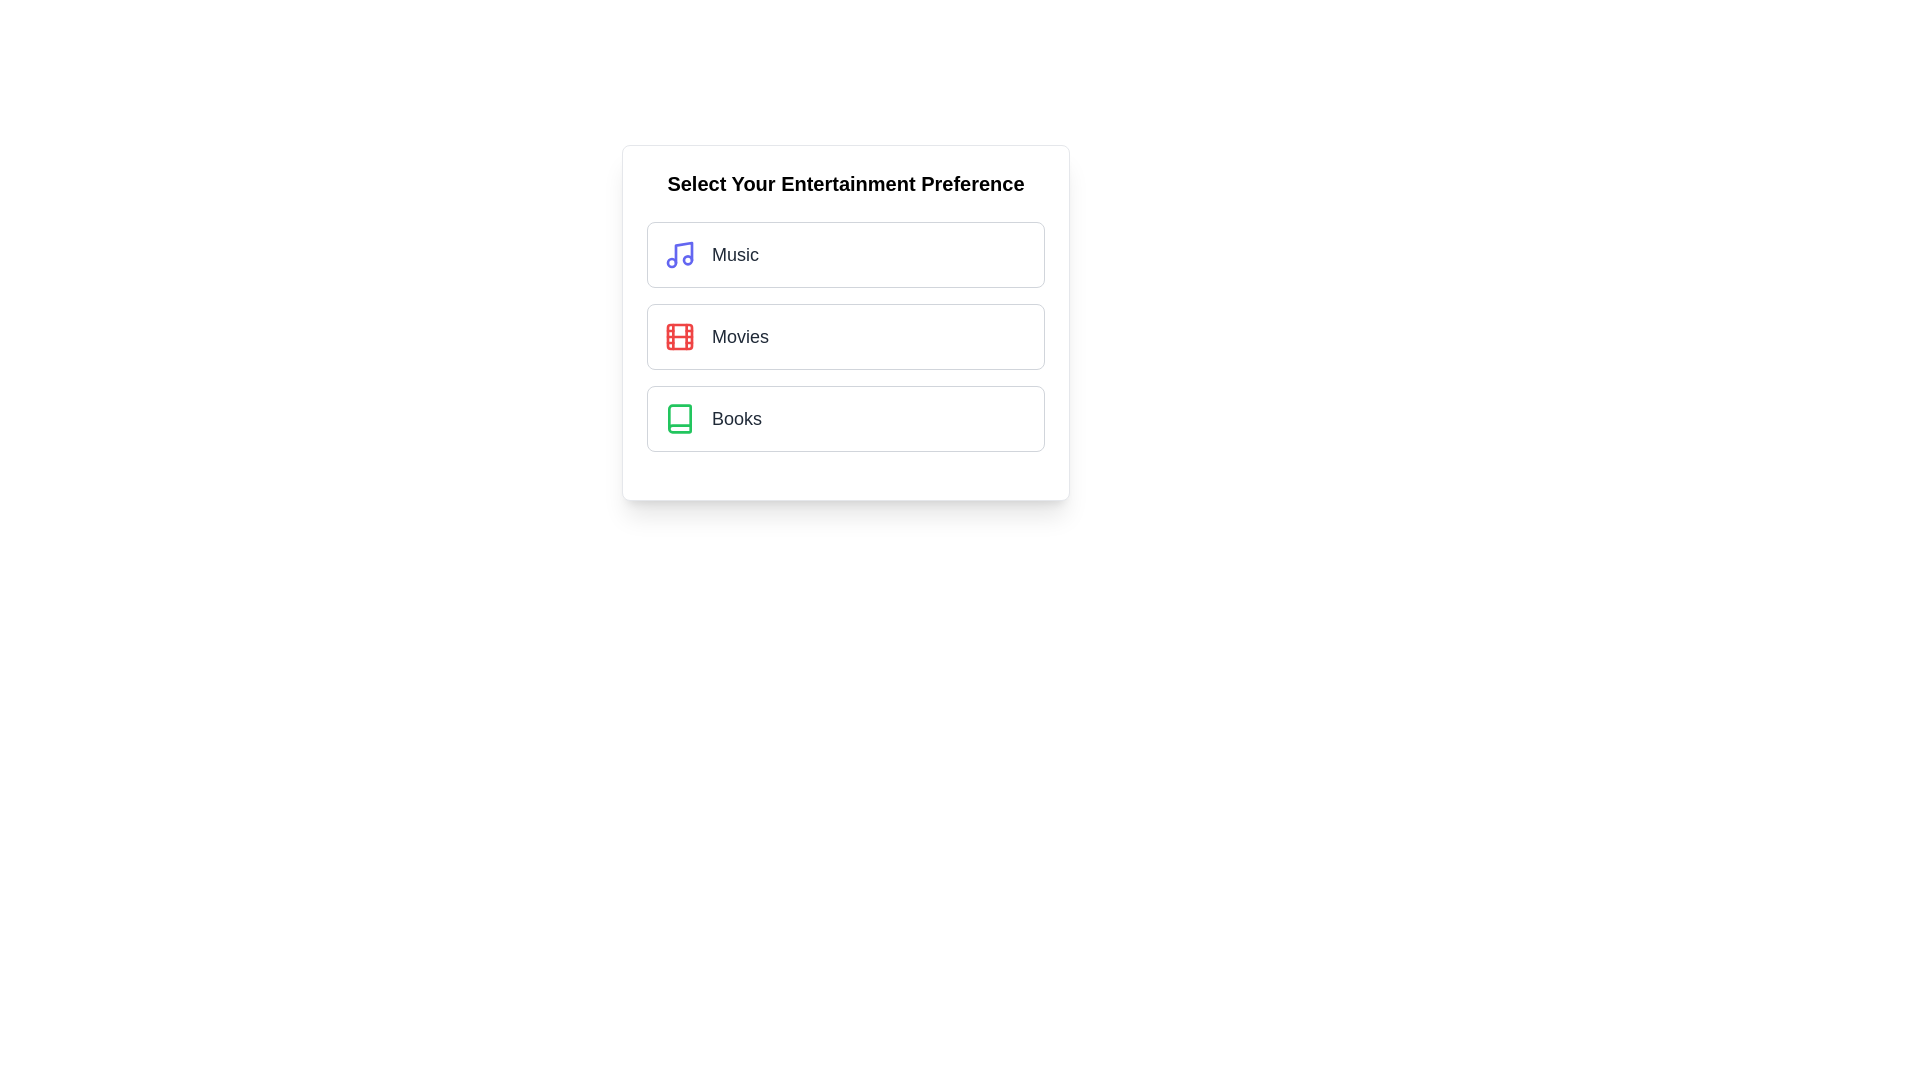  What do you see at coordinates (845, 335) in the screenshot?
I see `the middle selectable option labeled 'Movies' in the vertical list to trigger the highlight effect` at bounding box center [845, 335].